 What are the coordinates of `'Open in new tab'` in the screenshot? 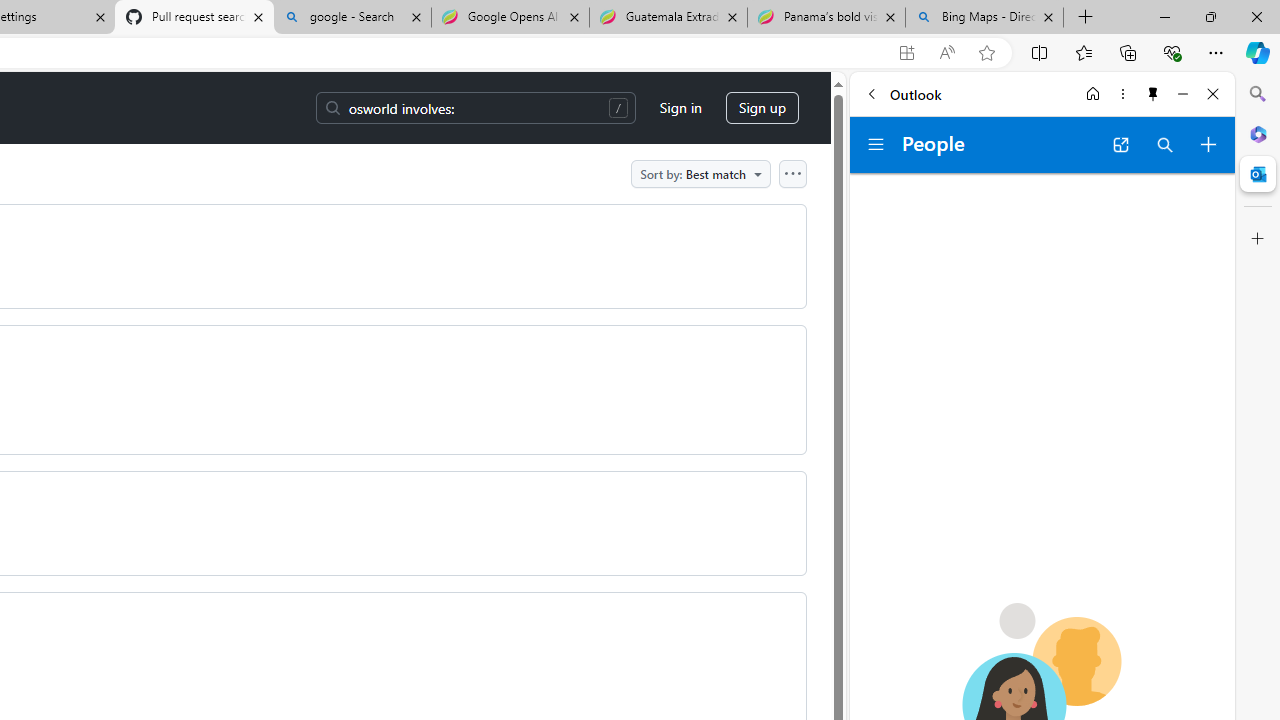 It's located at (1120, 144).